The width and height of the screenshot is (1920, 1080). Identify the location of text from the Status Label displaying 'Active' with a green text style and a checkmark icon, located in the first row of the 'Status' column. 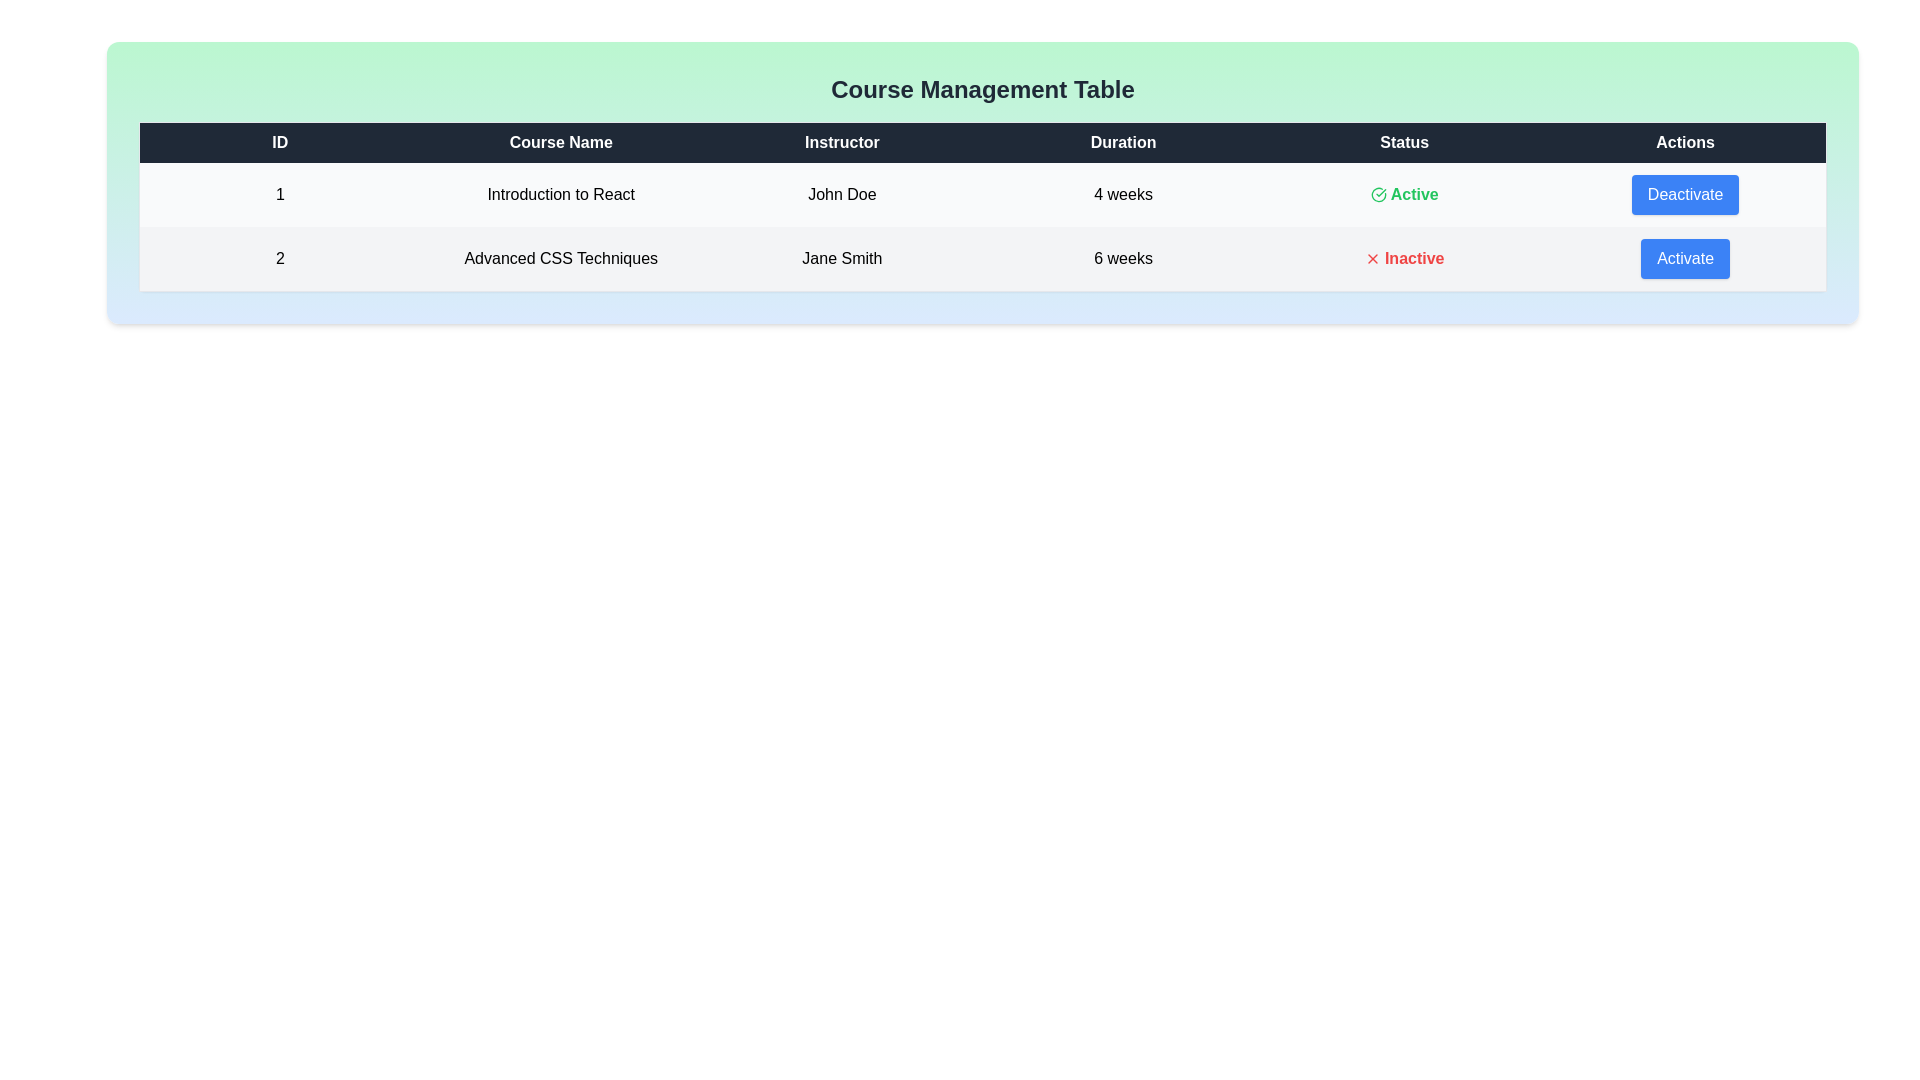
(1403, 195).